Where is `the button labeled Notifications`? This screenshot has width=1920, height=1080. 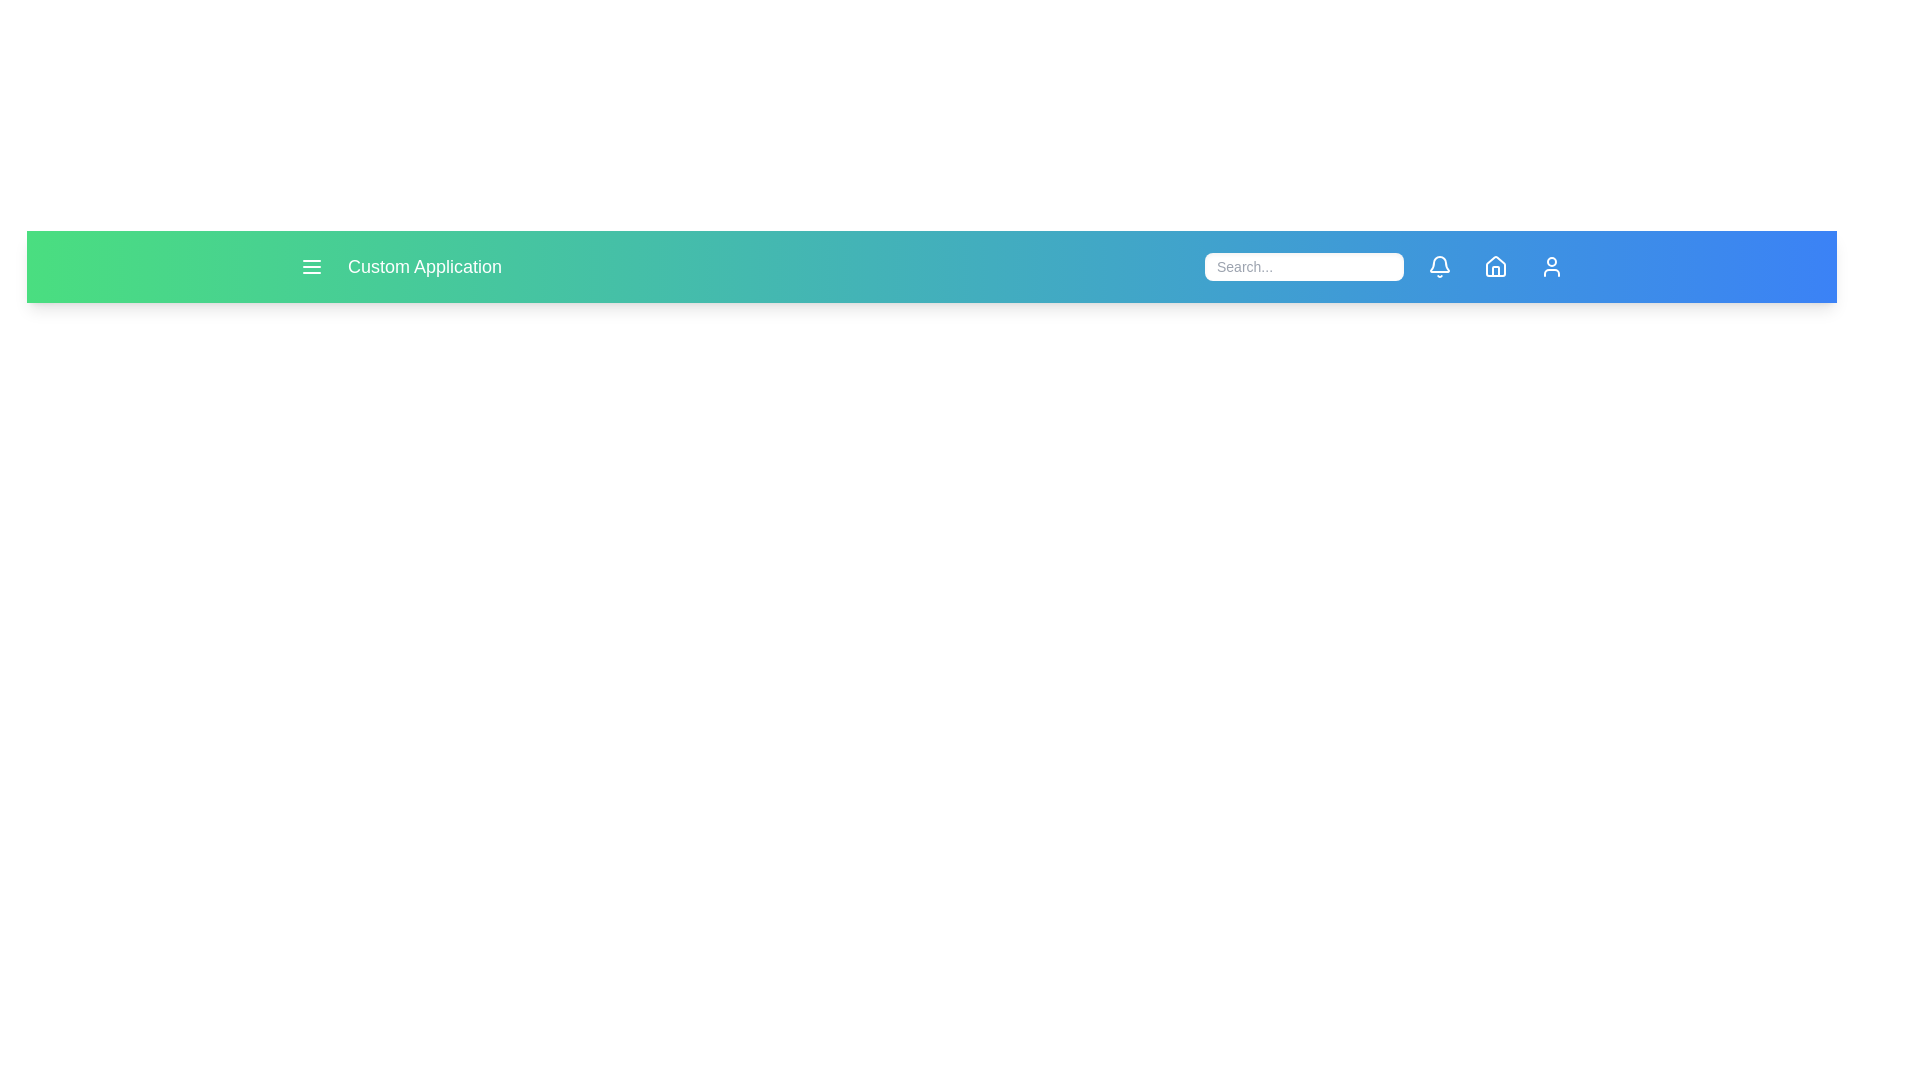
the button labeled Notifications is located at coordinates (1440, 265).